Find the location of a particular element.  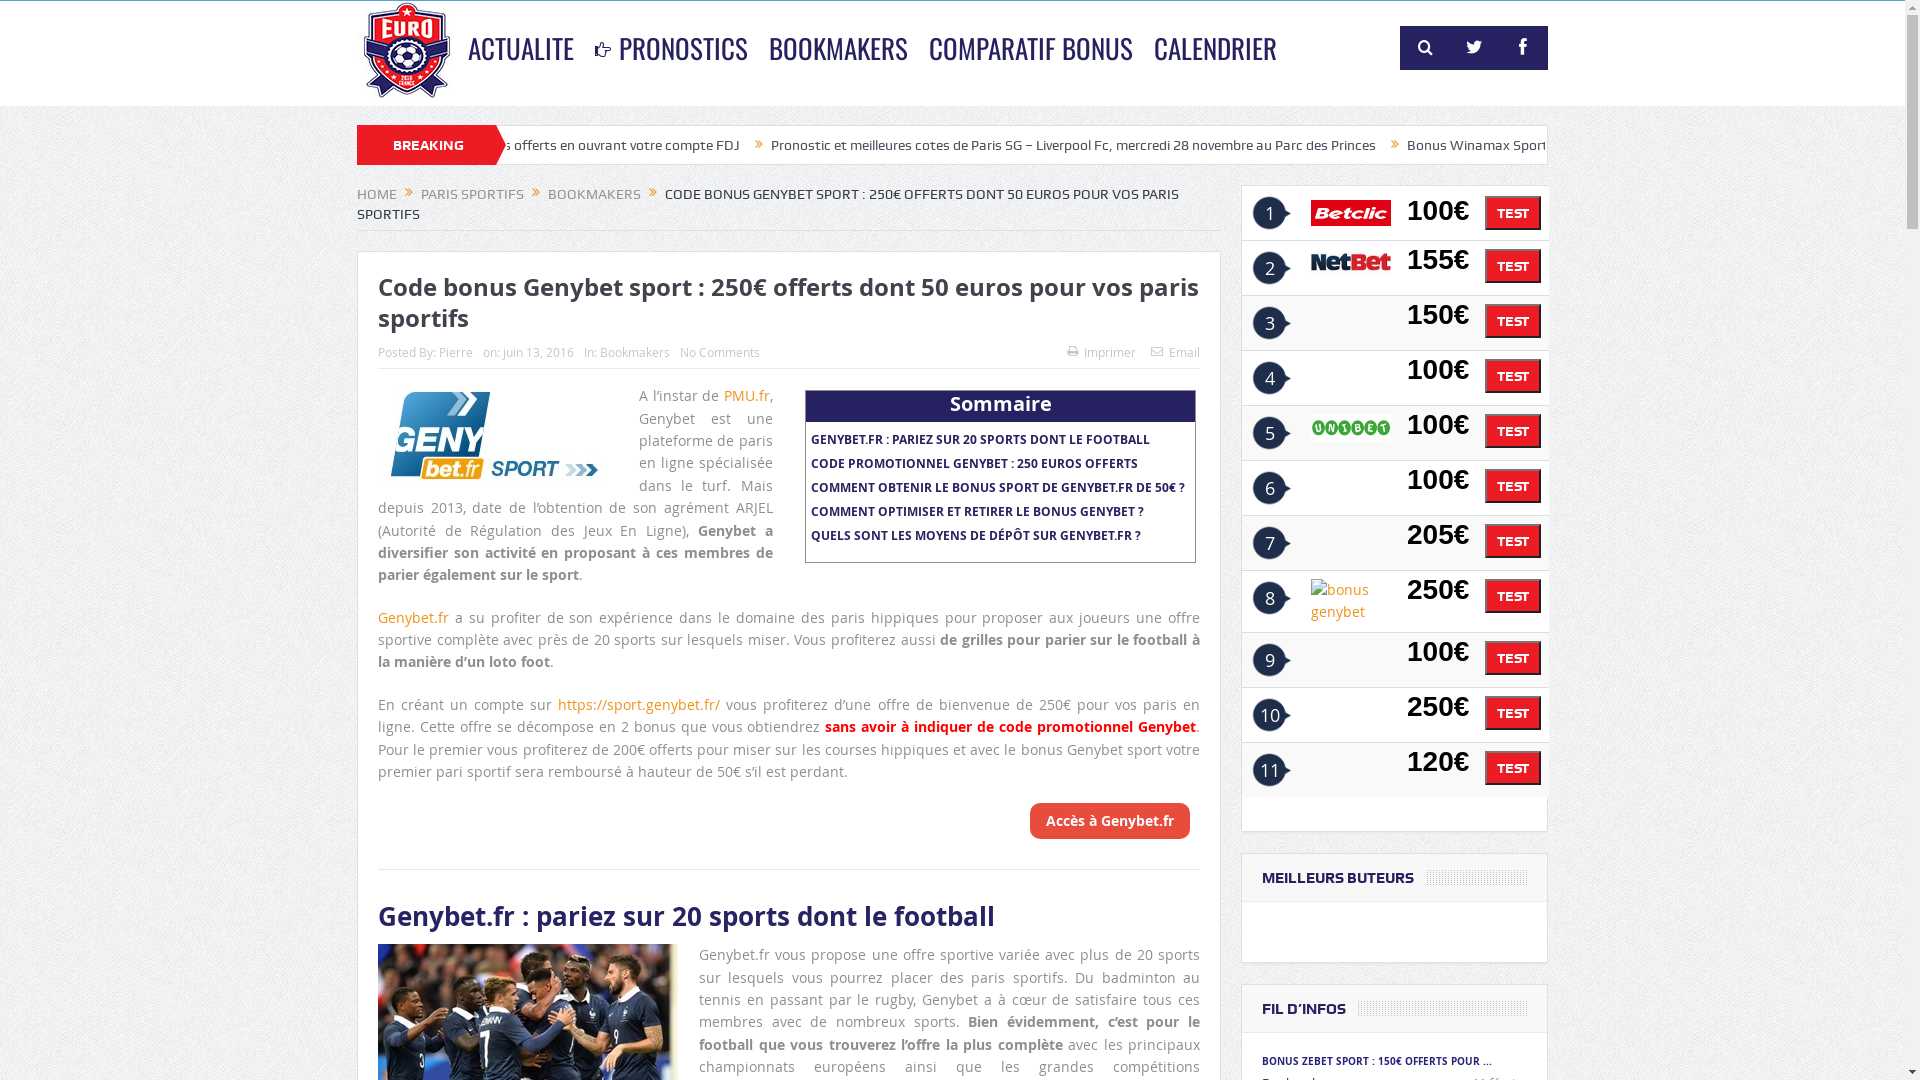

'BOOKMAKERS' is located at coordinates (547, 193).